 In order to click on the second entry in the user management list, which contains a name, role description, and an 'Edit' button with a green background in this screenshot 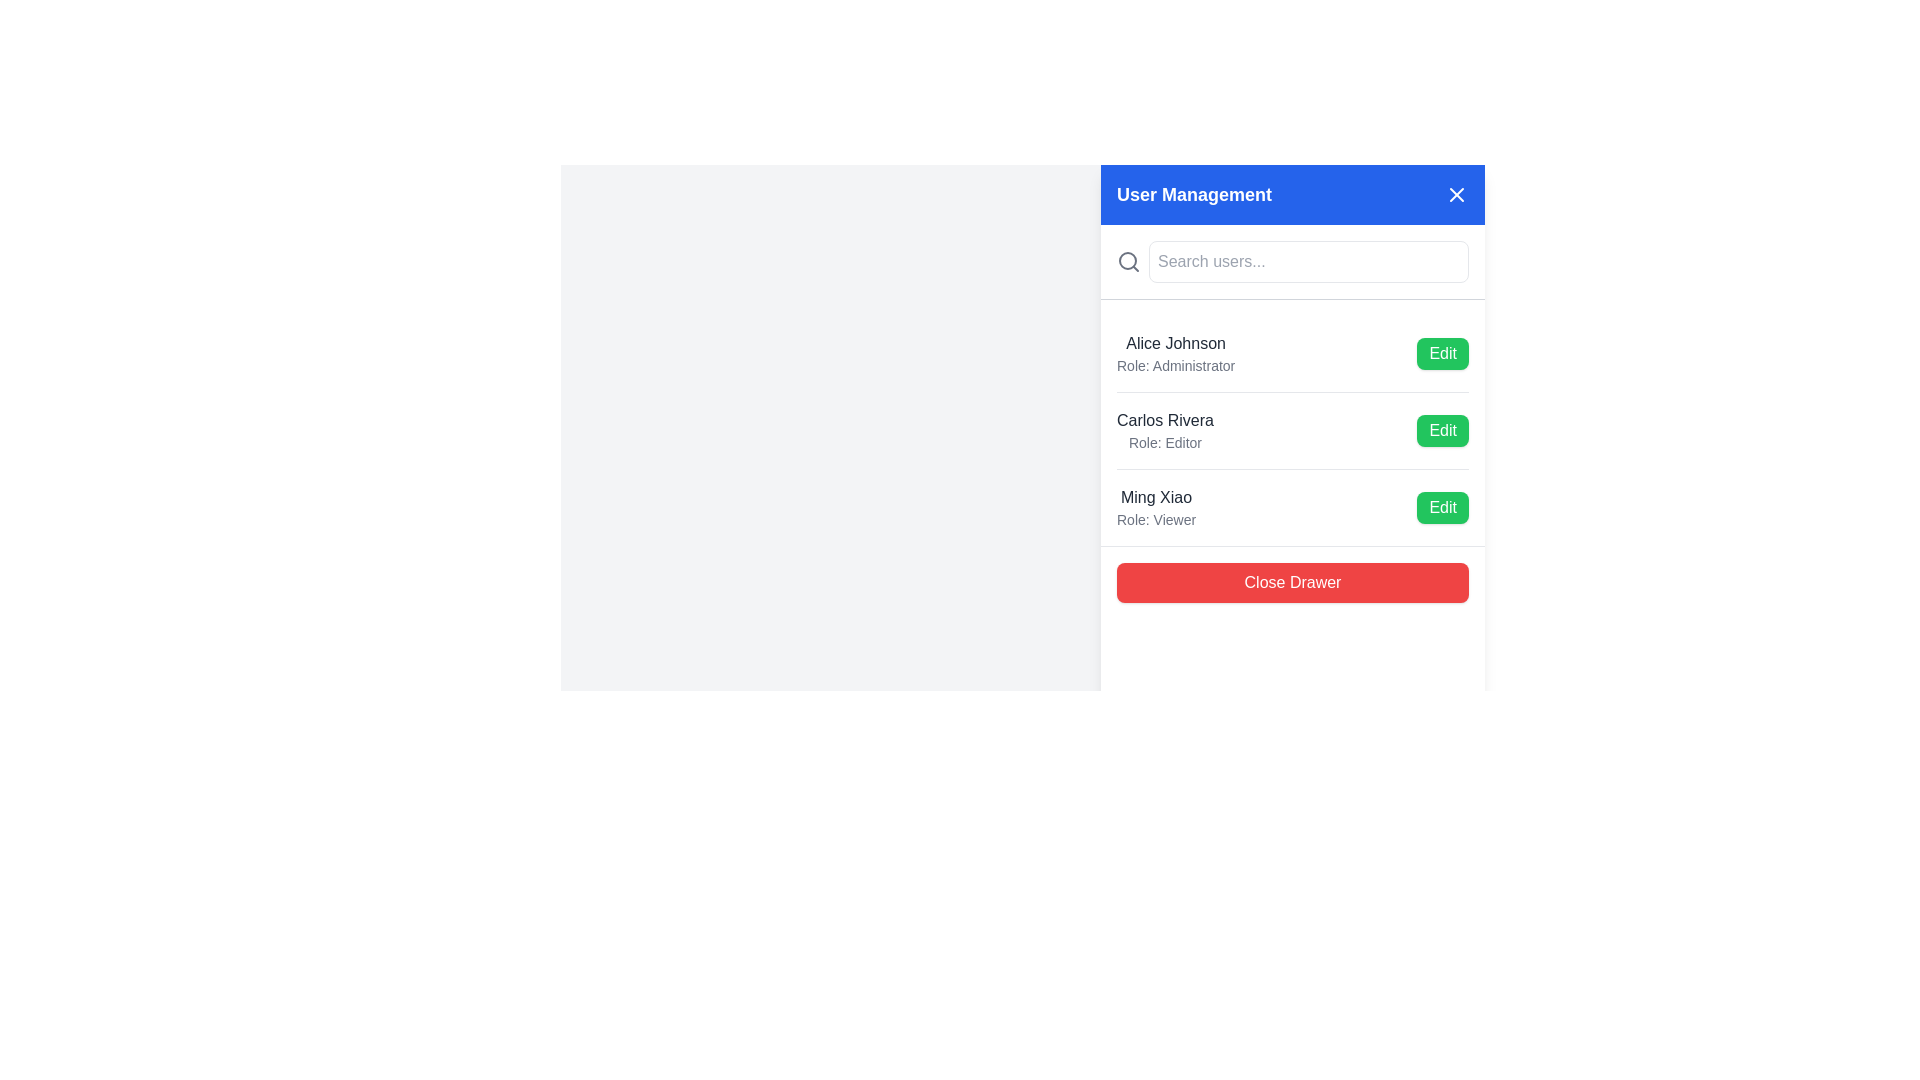, I will do `click(1292, 422)`.